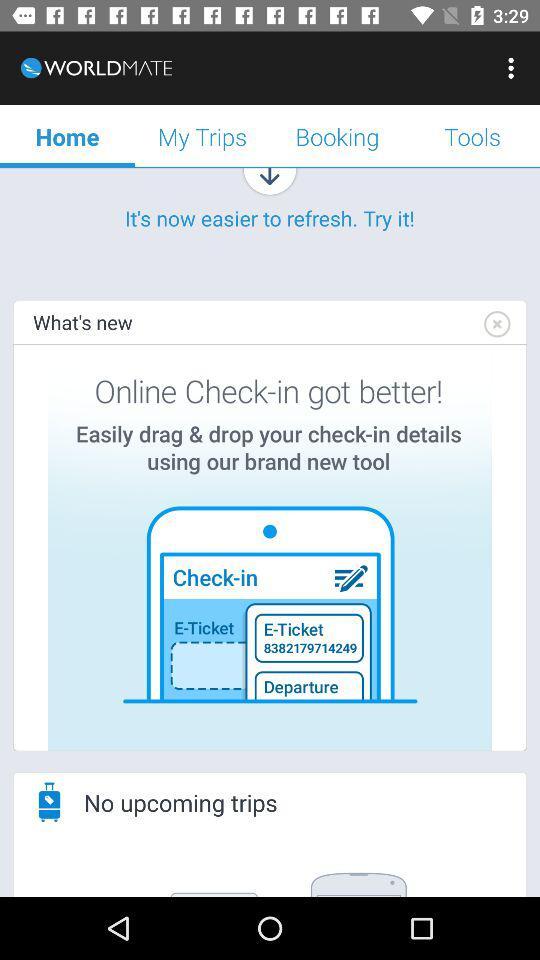  What do you see at coordinates (472, 135) in the screenshot?
I see `tools icon` at bounding box center [472, 135].